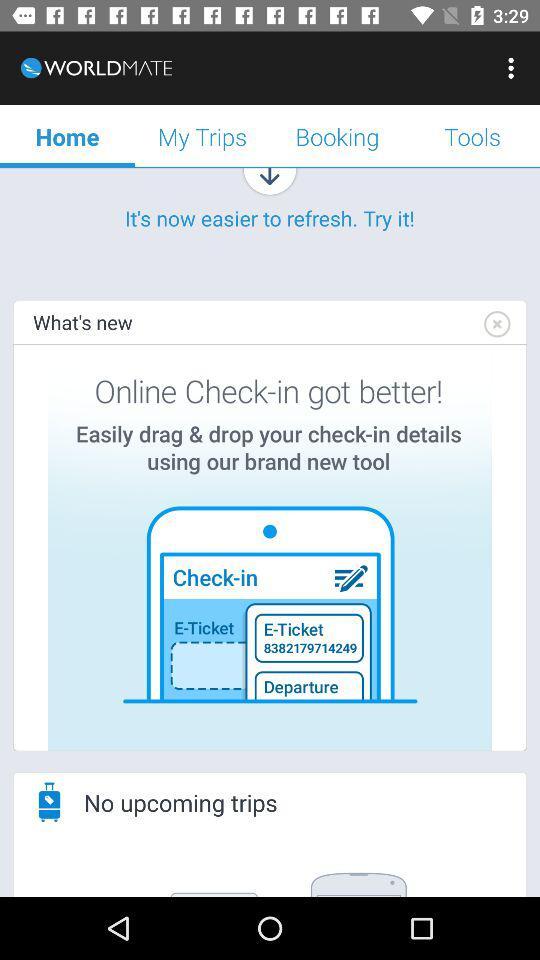  What do you see at coordinates (472, 135) in the screenshot?
I see `tools icon` at bounding box center [472, 135].